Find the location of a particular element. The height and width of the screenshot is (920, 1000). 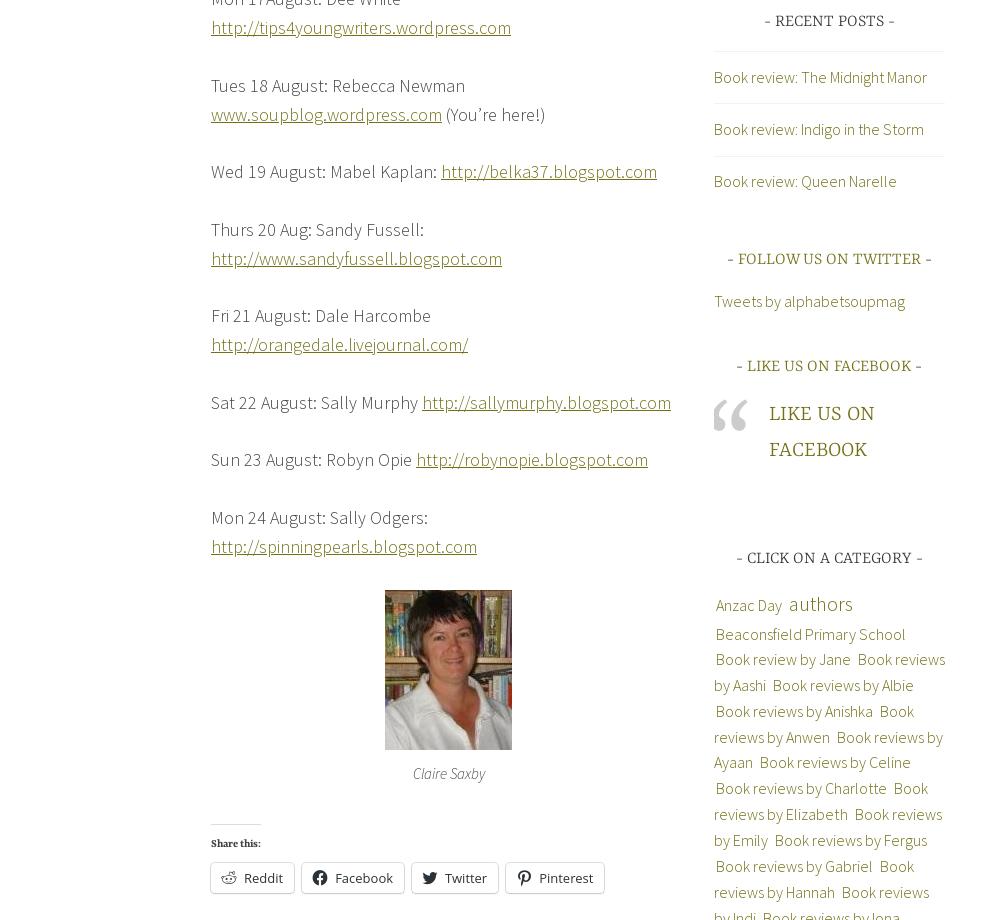

'Book reviews by Albie' is located at coordinates (841, 684).